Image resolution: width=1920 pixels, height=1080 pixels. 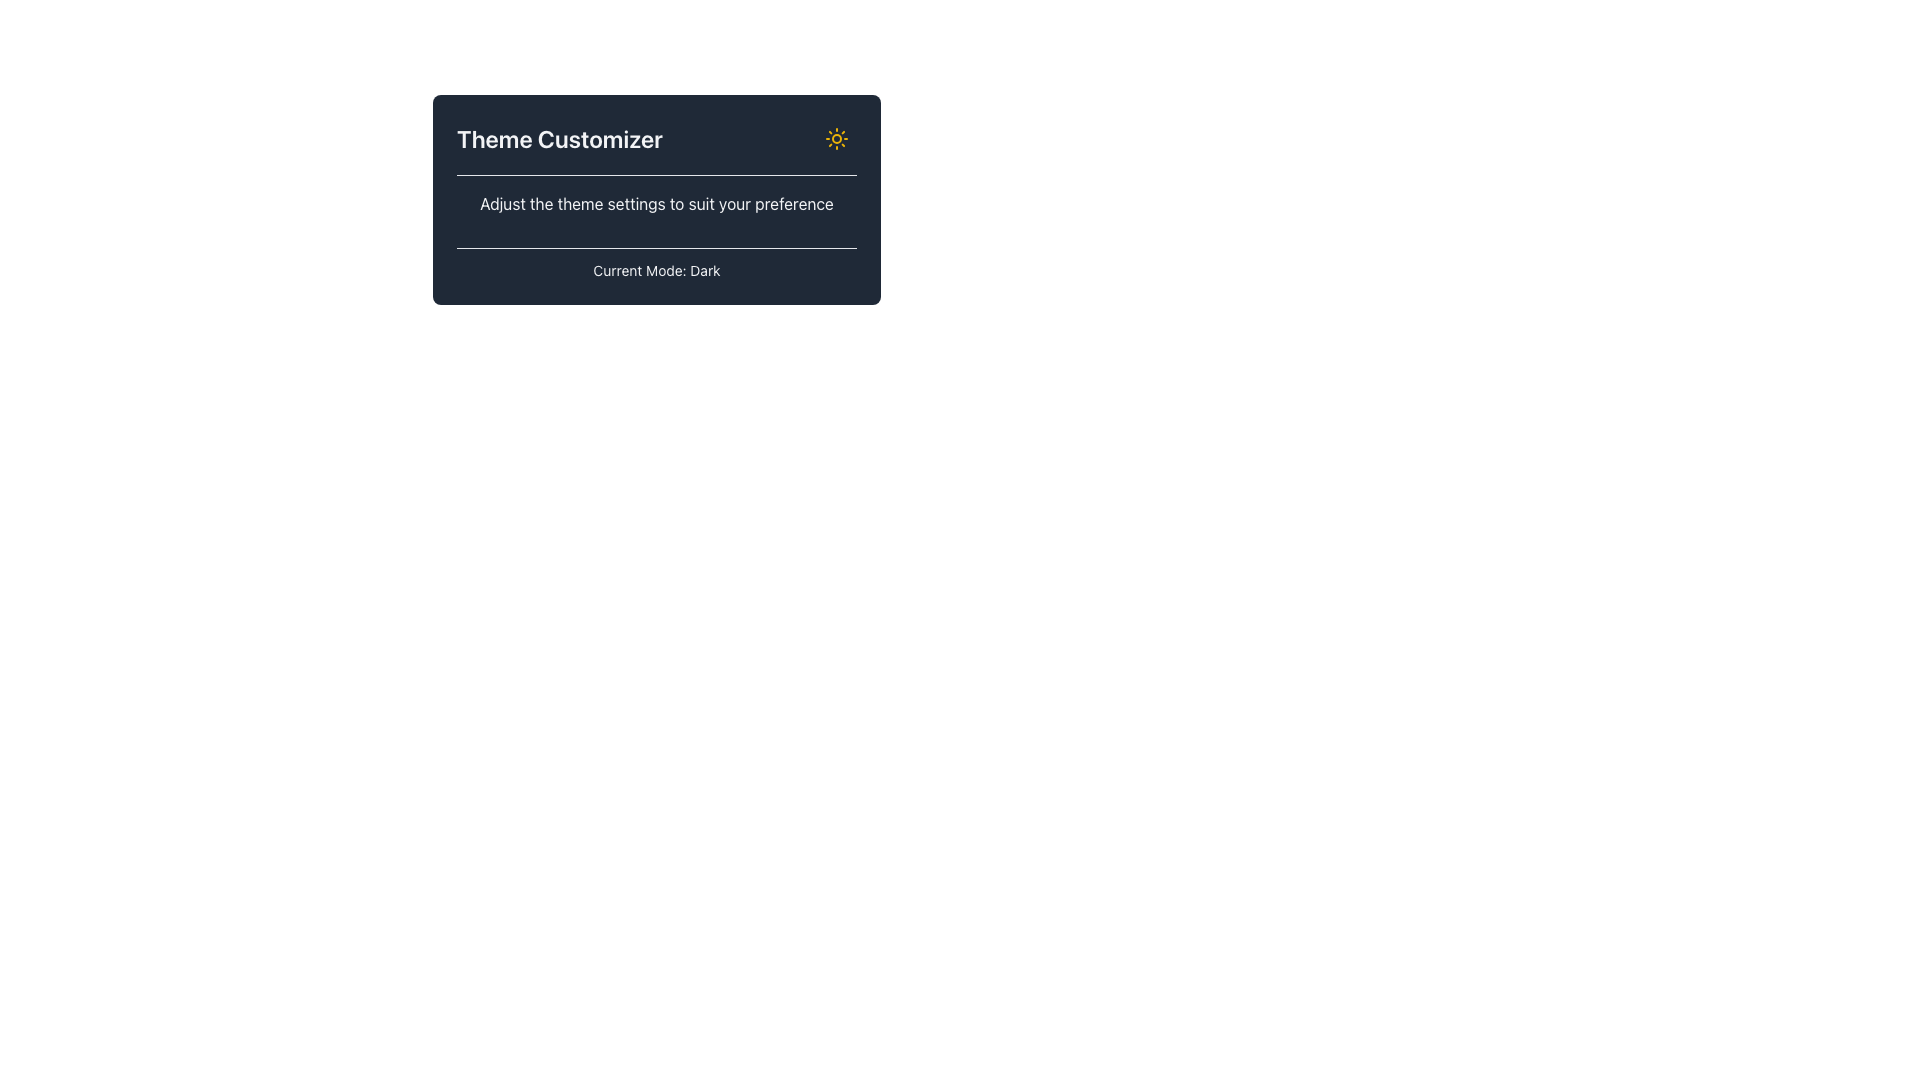 I want to click on the text label that indicates the current mode as 'Current Mode: Dark', located in the Theme Customizer section, below the horizontal line separator, so click(x=657, y=270).